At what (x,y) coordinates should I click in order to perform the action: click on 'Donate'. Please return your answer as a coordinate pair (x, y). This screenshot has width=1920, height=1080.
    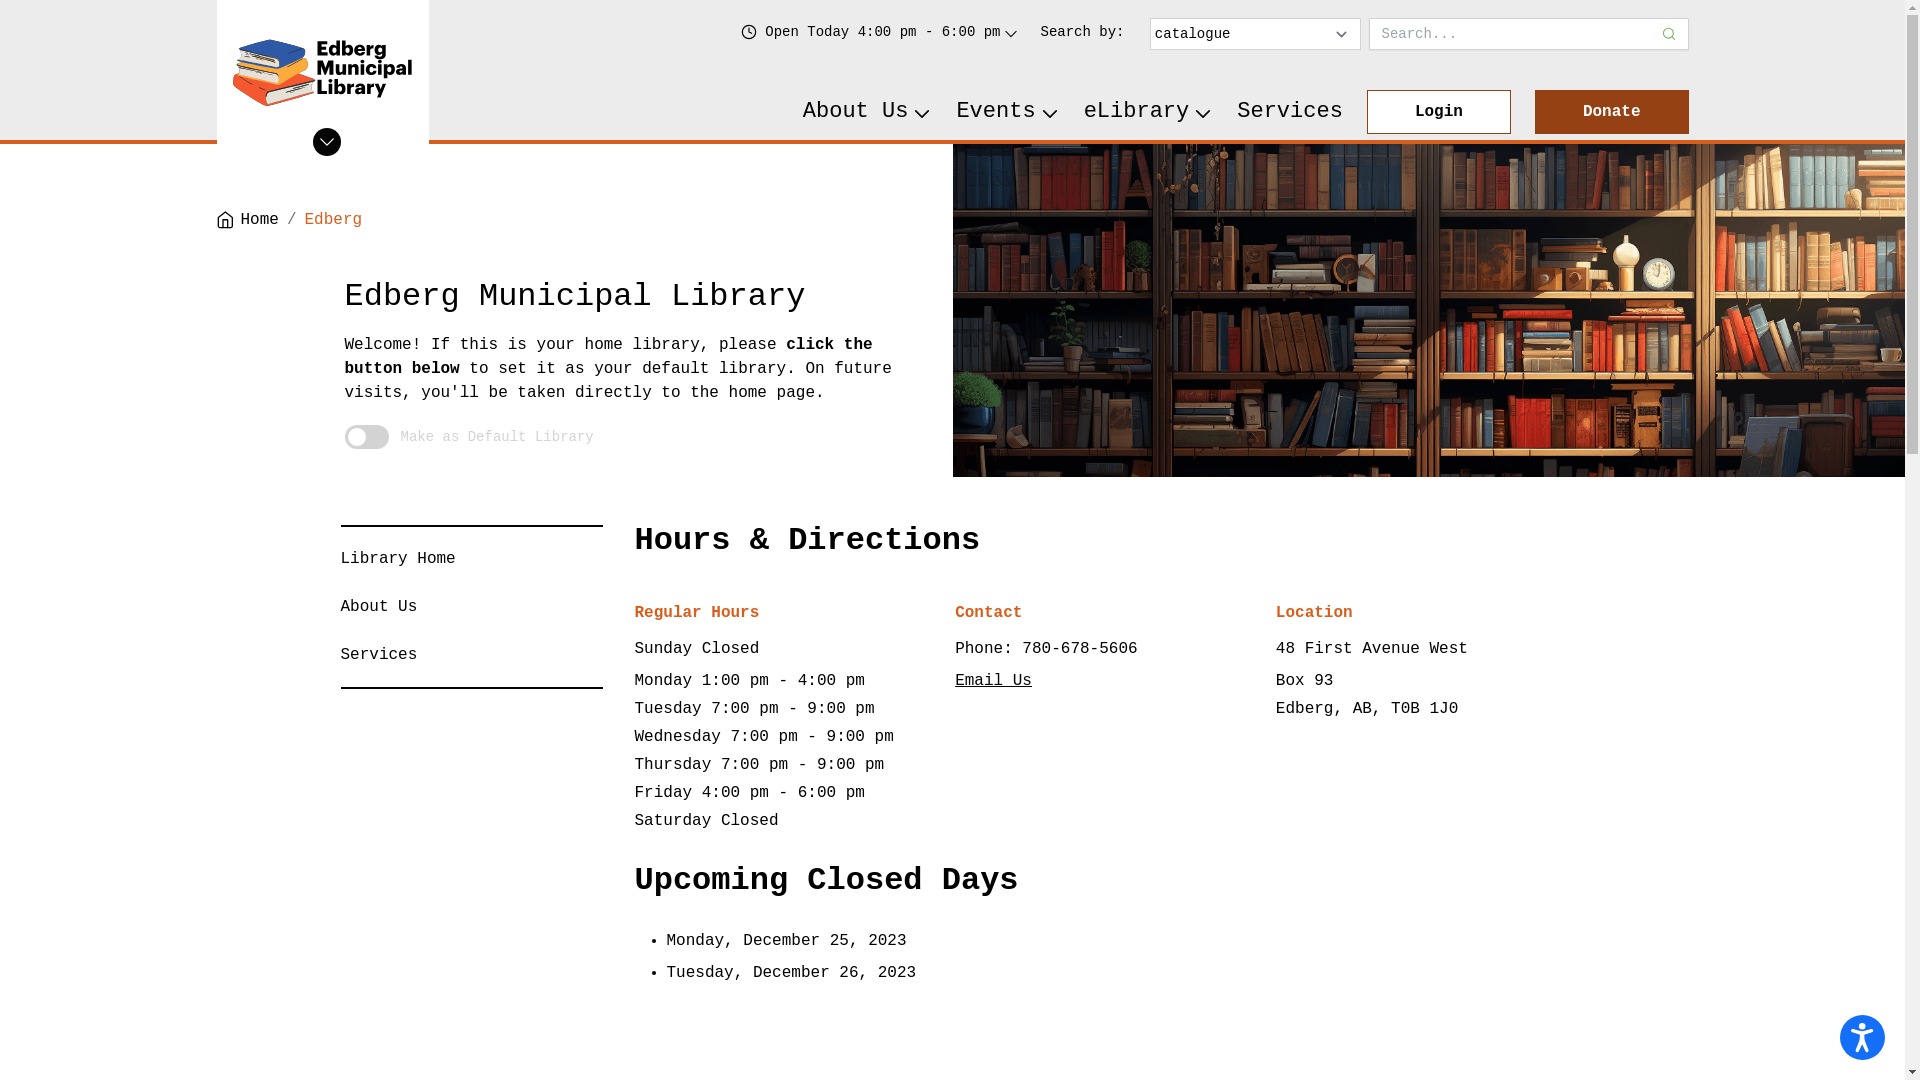
    Looking at the image, I should click on (1612, 111).